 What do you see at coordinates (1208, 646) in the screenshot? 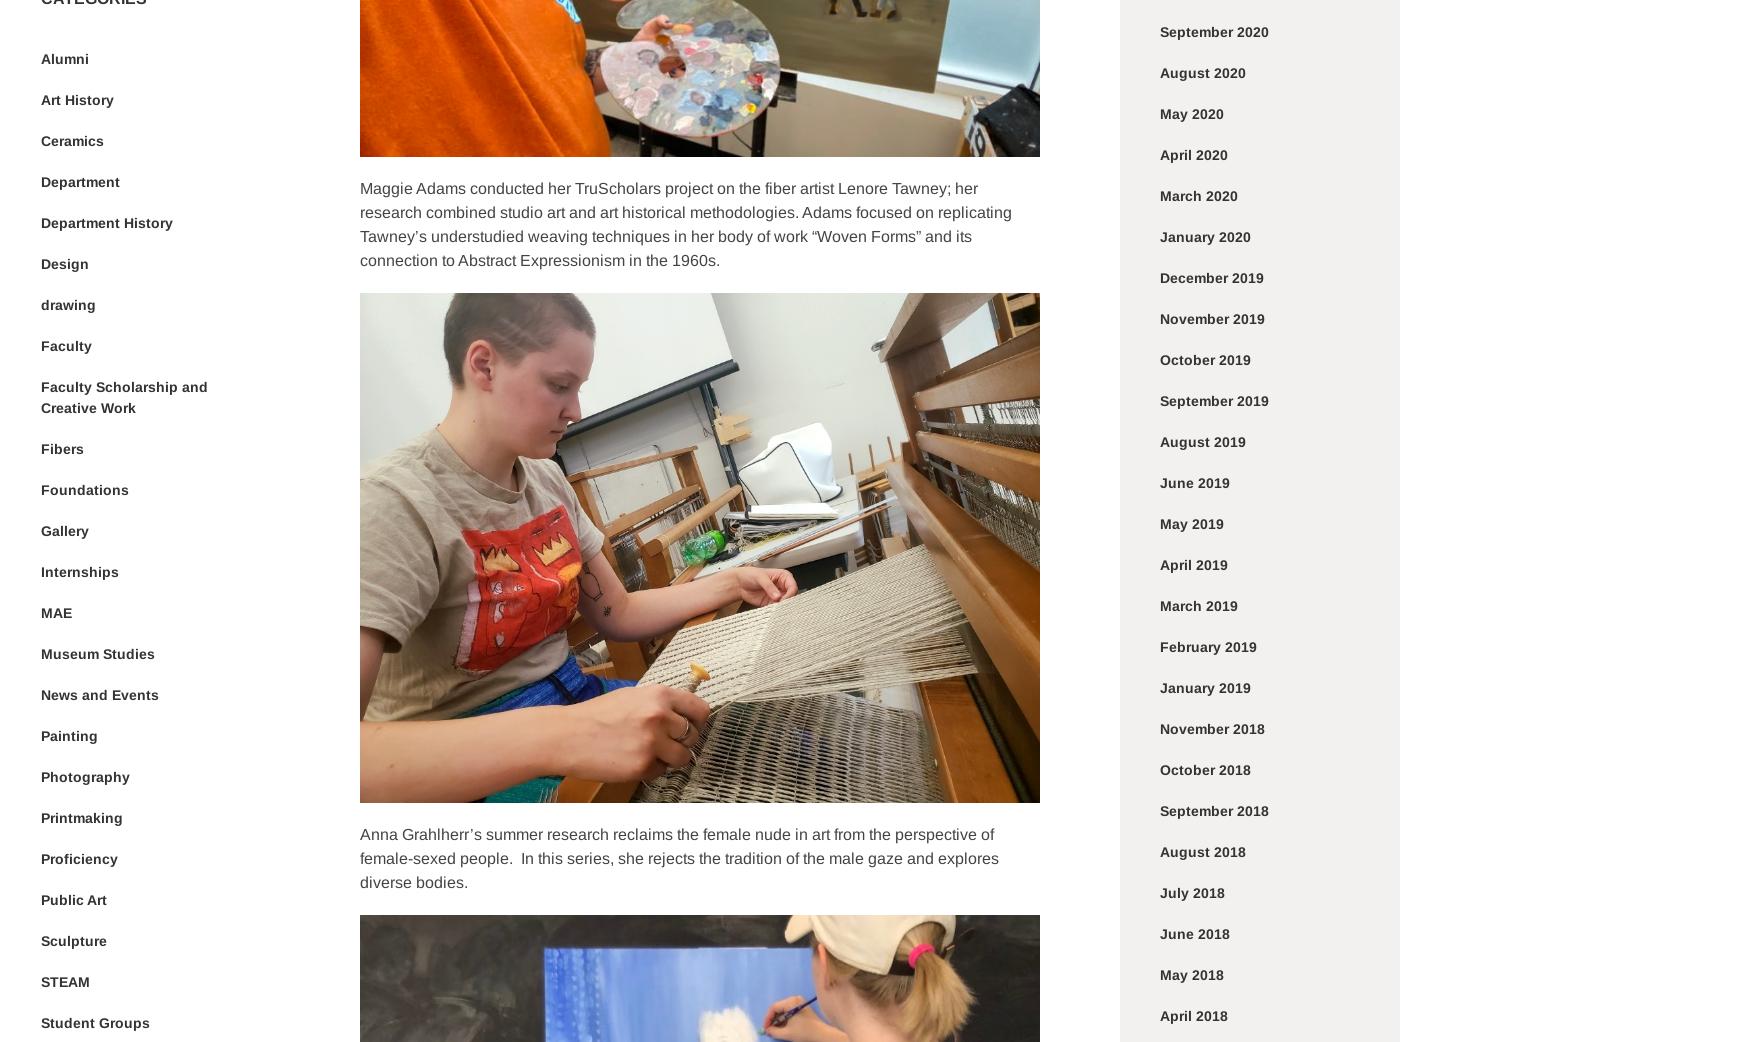
I see `'February 2019'` at bounding box center [1208, 646].